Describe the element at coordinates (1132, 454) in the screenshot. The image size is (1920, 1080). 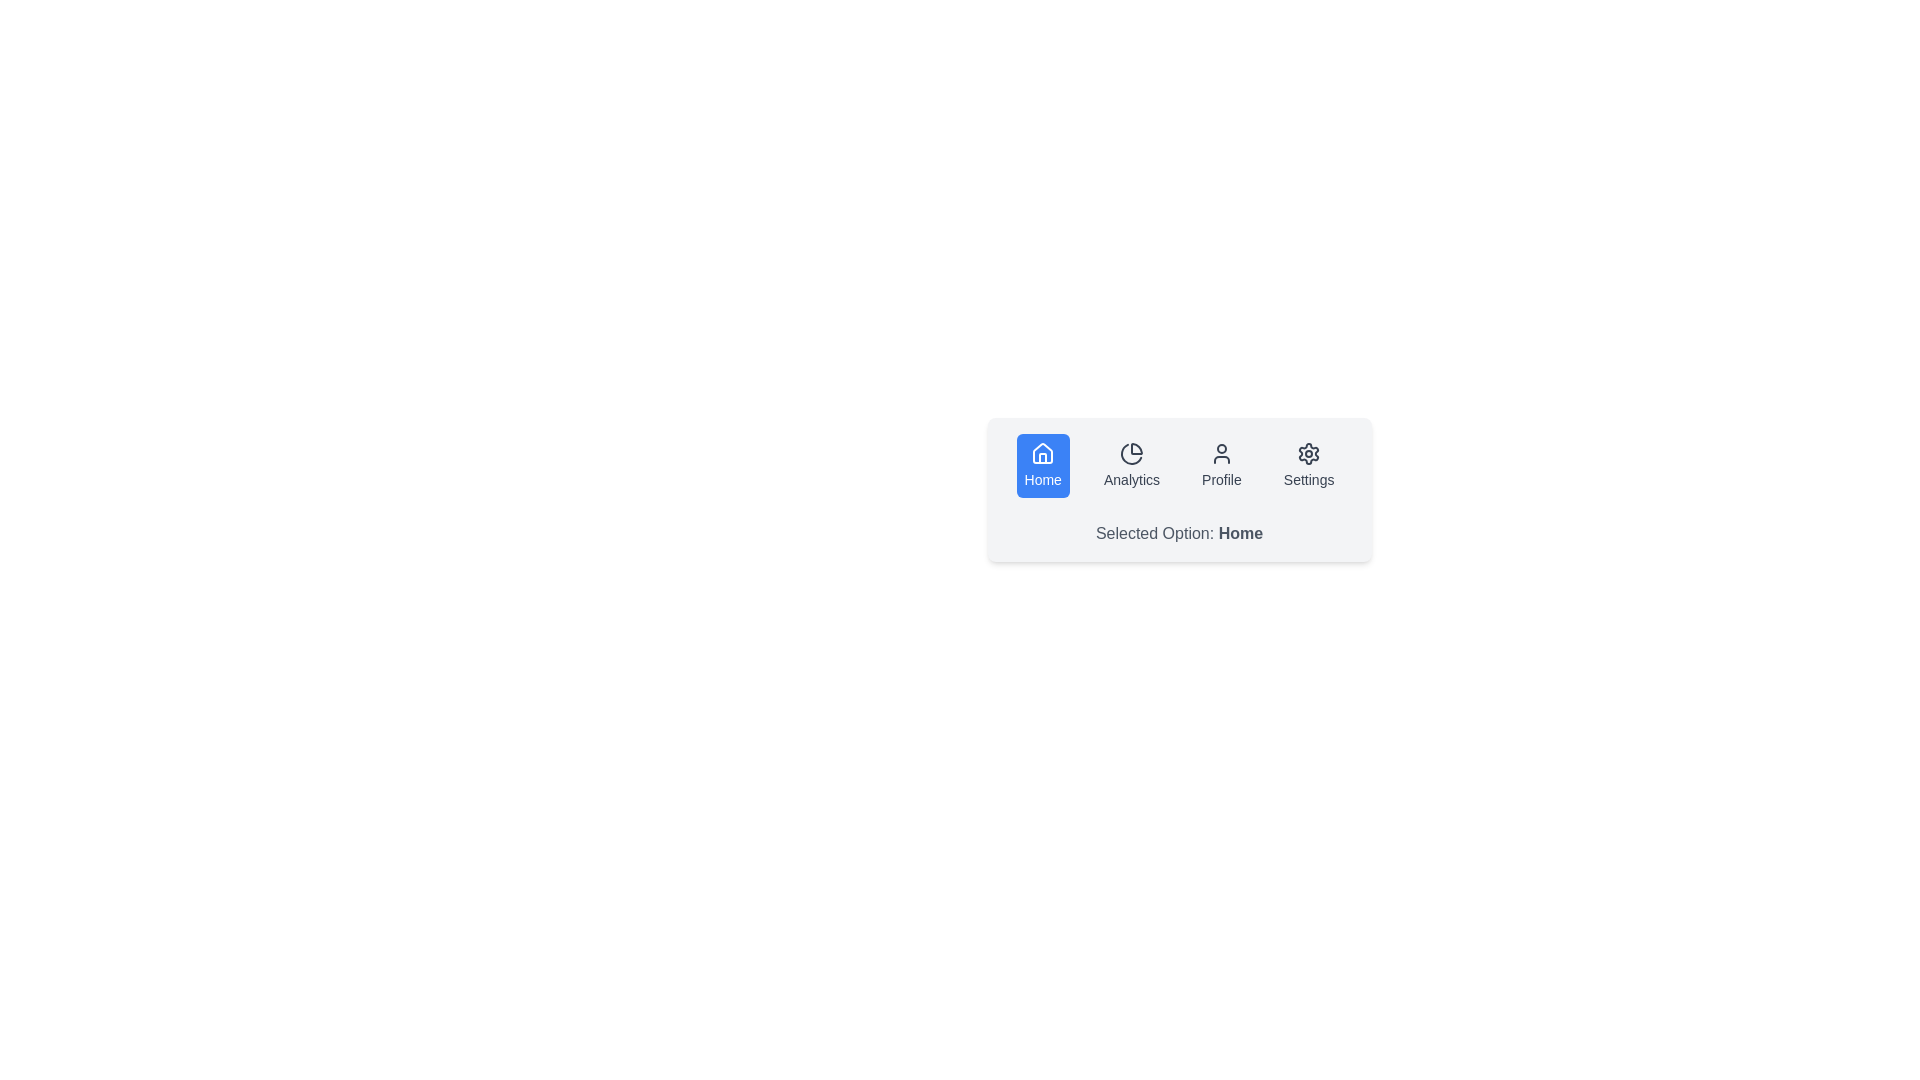
I see `the pie chart icon located above the 'Analytics' label, which is visually represented as a circular icon divided into two segments` at that location.